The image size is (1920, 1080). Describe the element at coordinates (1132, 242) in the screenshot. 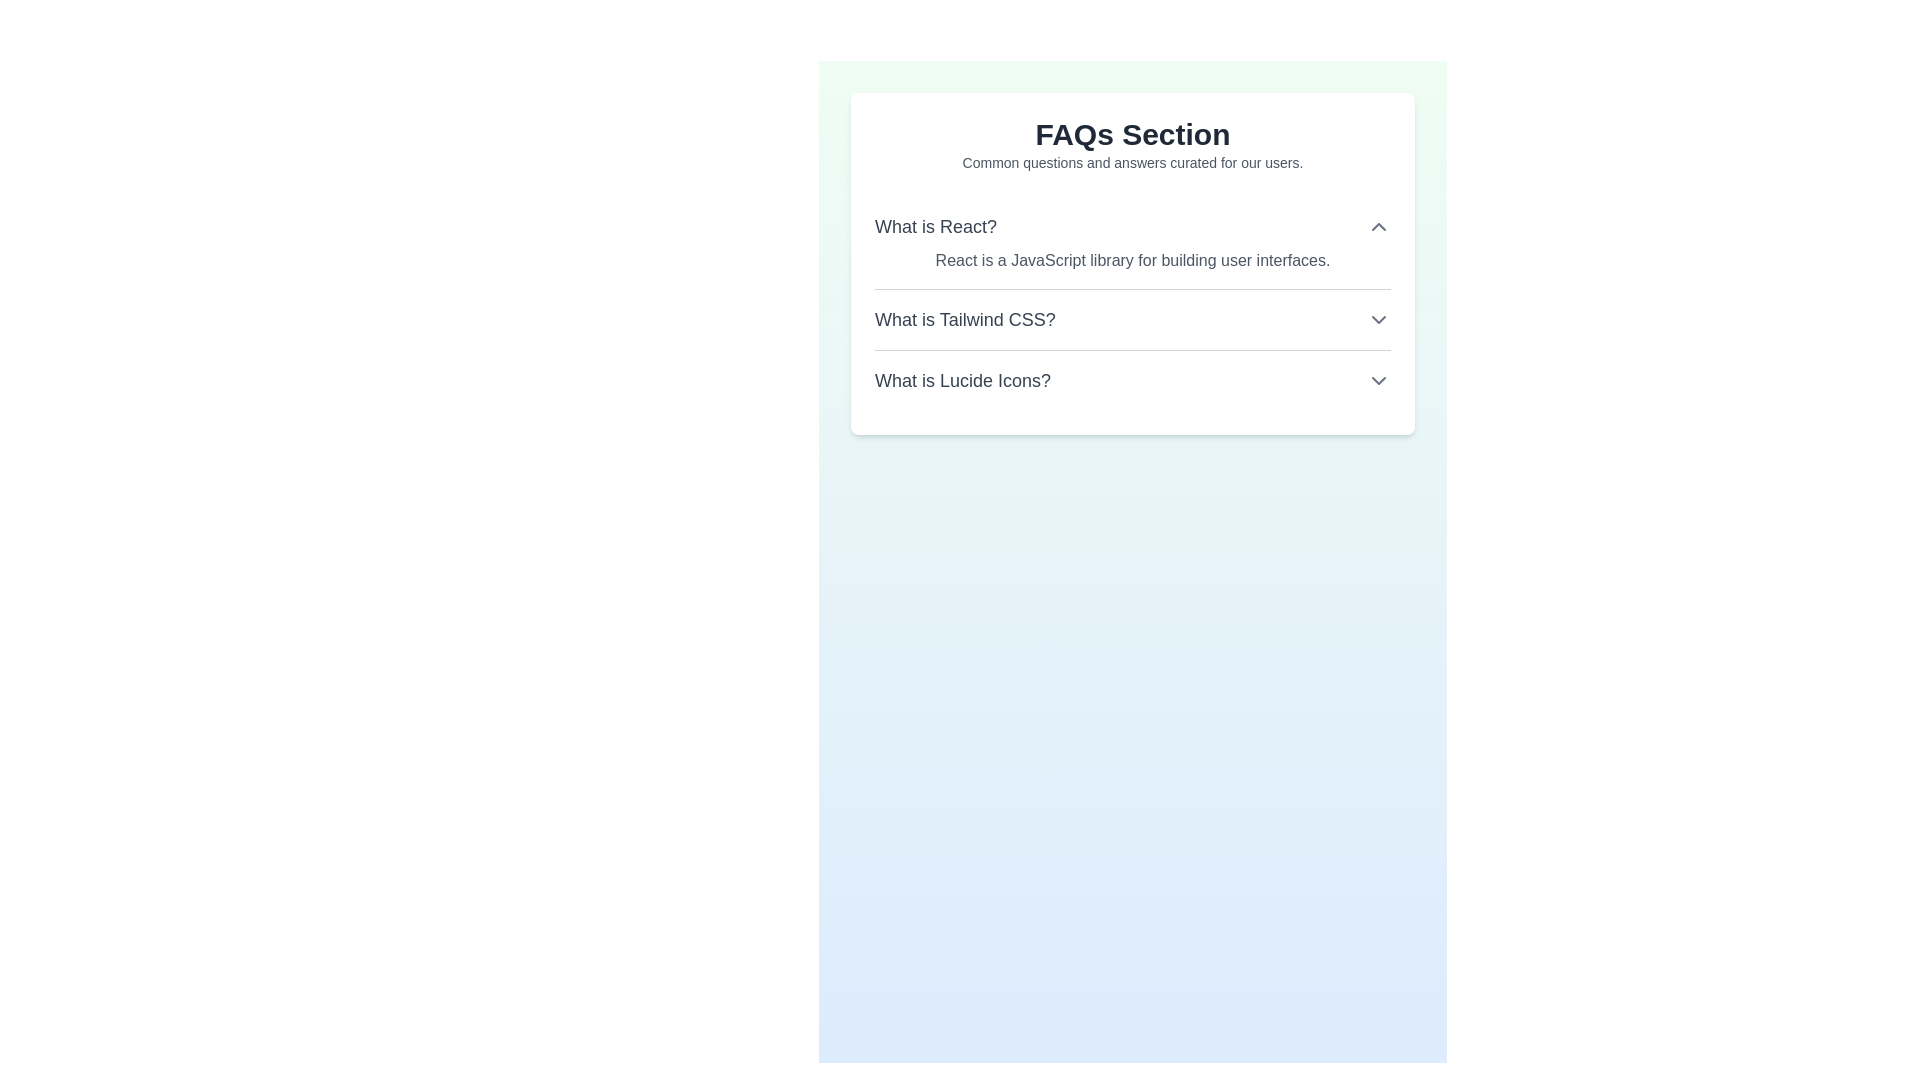

I see `the first Expandable FAQ item, which contains the question 'What is React?'` at that location.